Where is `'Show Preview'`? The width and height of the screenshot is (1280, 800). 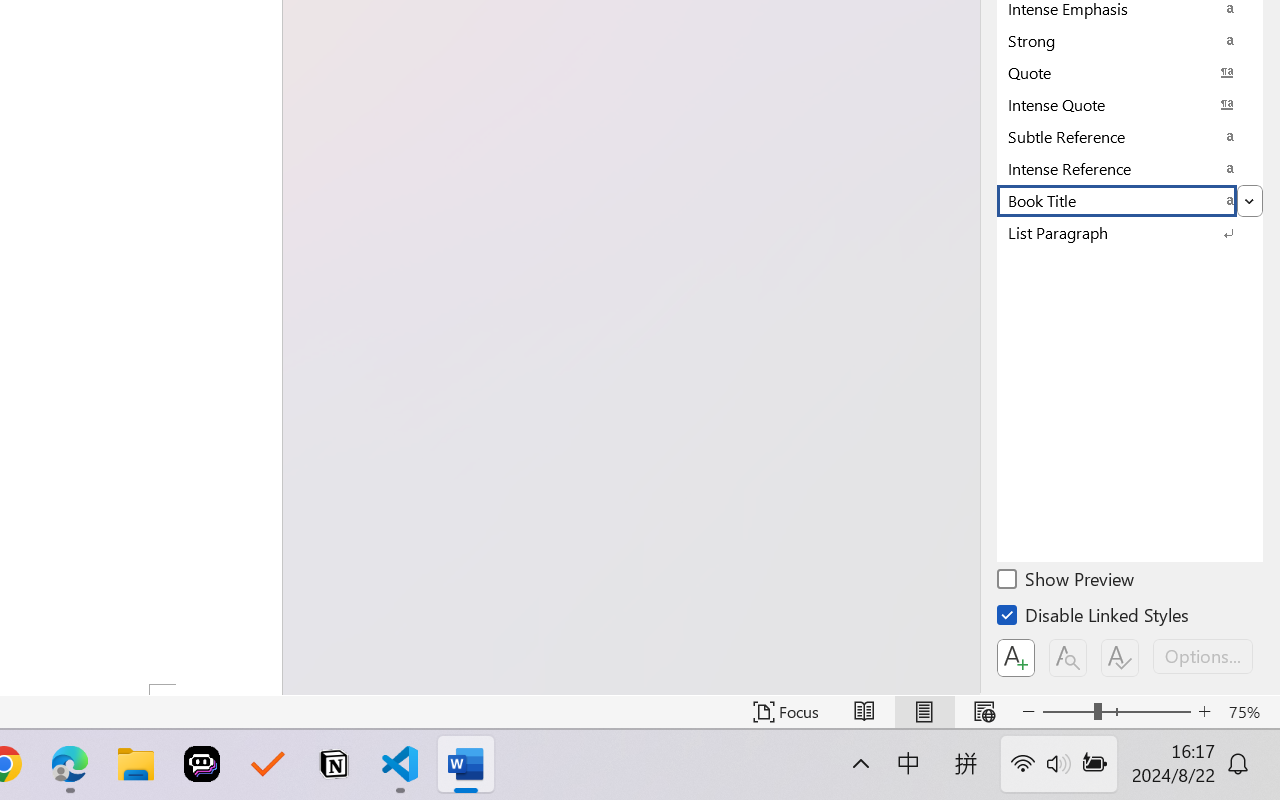 'Show Preview' is located at coordinates (1066, 581).